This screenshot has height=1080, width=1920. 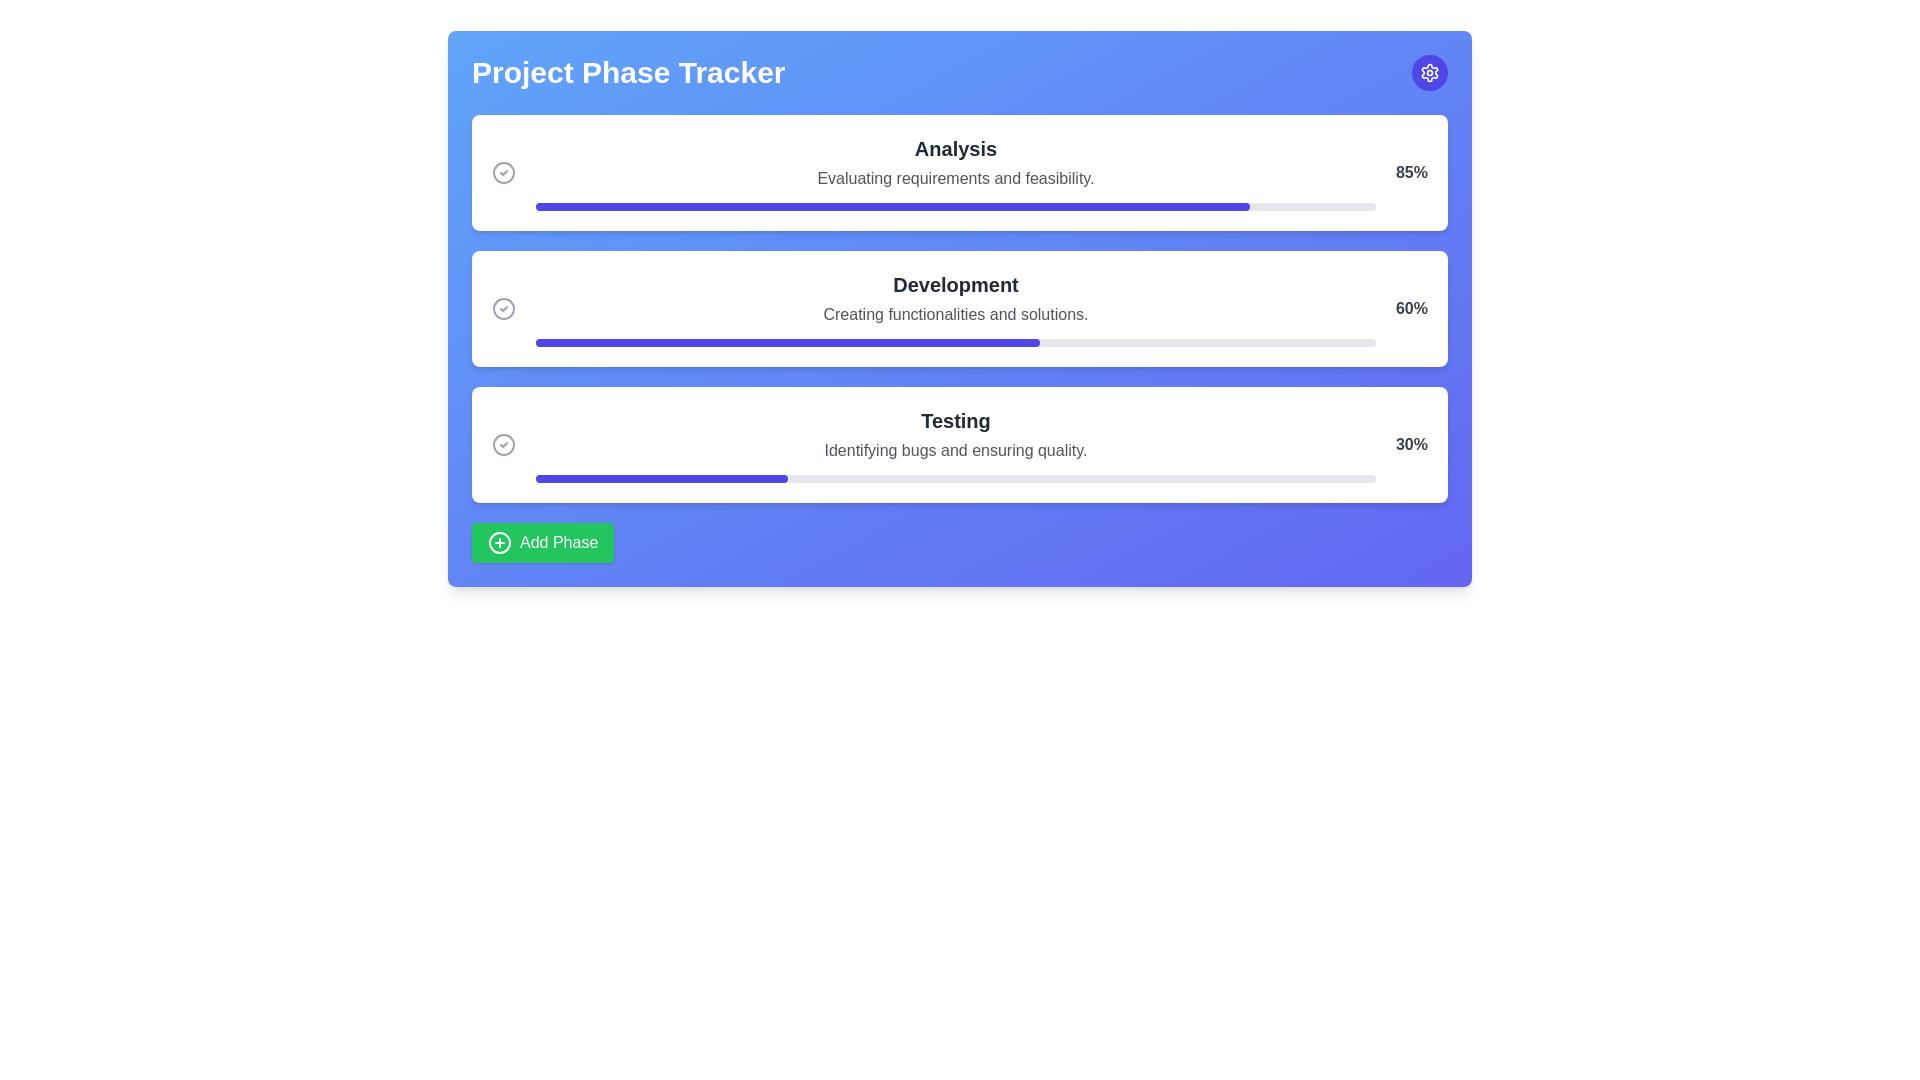 I want to click on text label displaying '60%' located in the rightmost portion of the 'Development' progress card, which is the middle card among three stacked vertically, so click(x=1410, y=308).